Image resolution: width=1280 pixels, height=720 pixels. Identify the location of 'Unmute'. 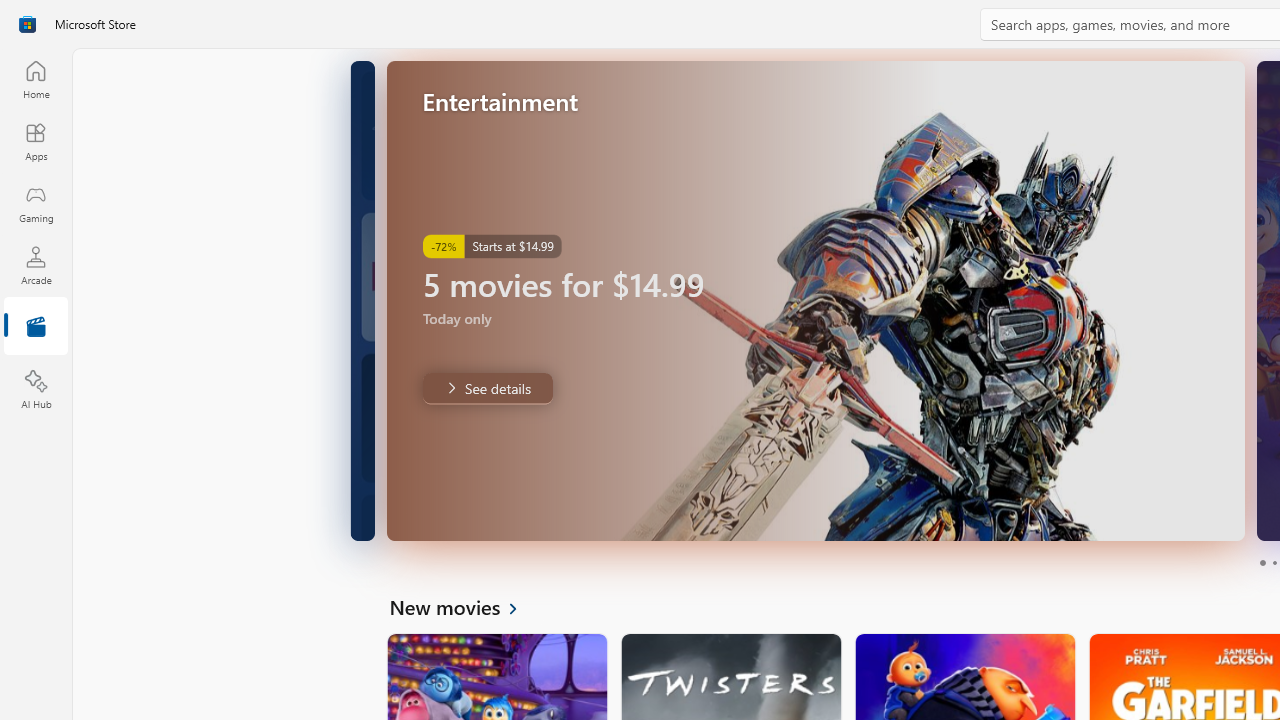
(1215, 512).